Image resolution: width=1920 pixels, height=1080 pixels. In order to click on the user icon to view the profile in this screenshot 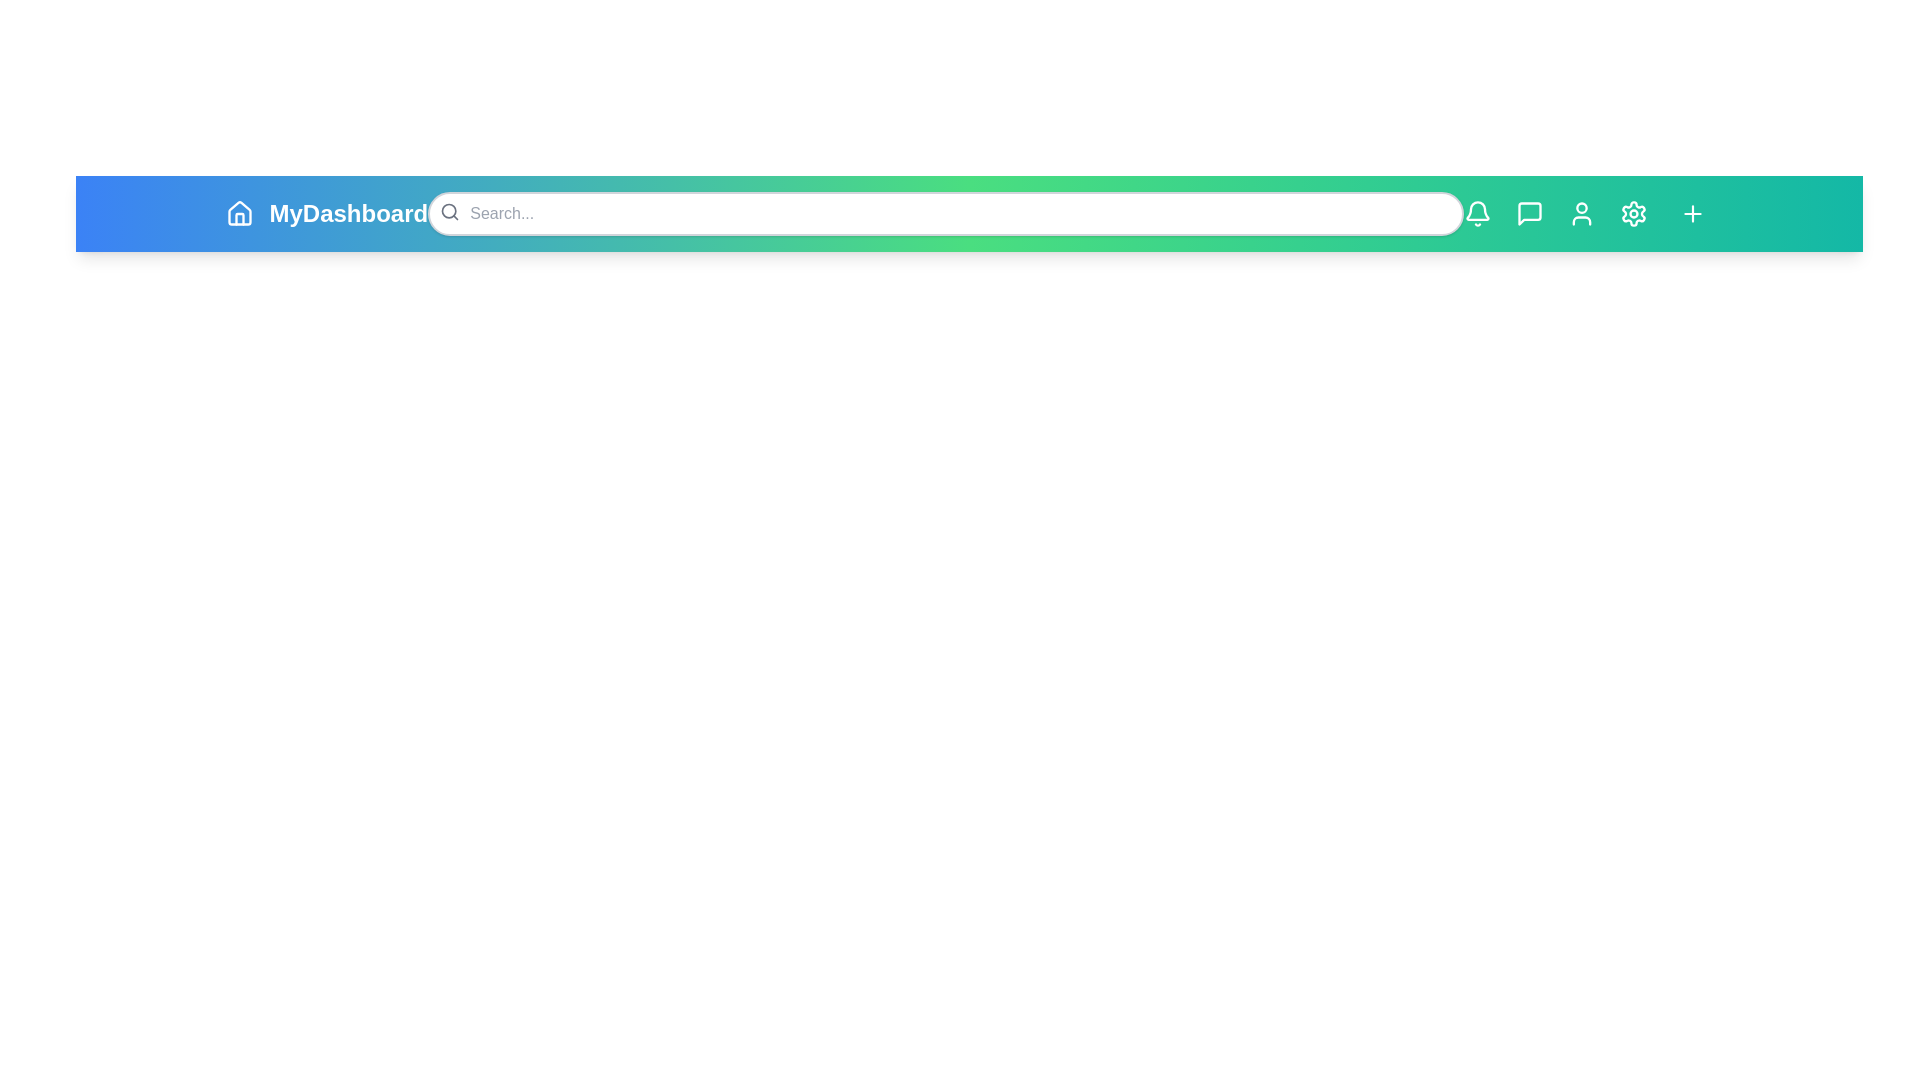, I will do `click(1580, 213)`.